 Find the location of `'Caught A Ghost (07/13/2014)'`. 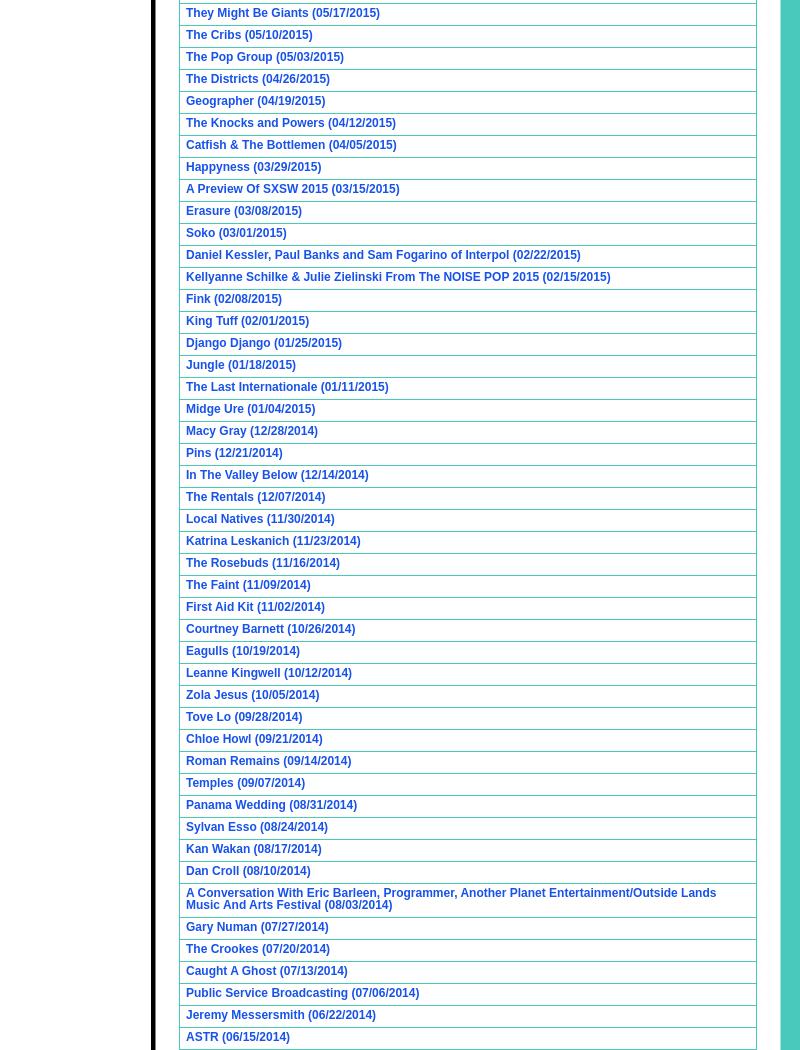

'Caught A Ghost (07/13/2014)' is located at coordinates (265, 970).